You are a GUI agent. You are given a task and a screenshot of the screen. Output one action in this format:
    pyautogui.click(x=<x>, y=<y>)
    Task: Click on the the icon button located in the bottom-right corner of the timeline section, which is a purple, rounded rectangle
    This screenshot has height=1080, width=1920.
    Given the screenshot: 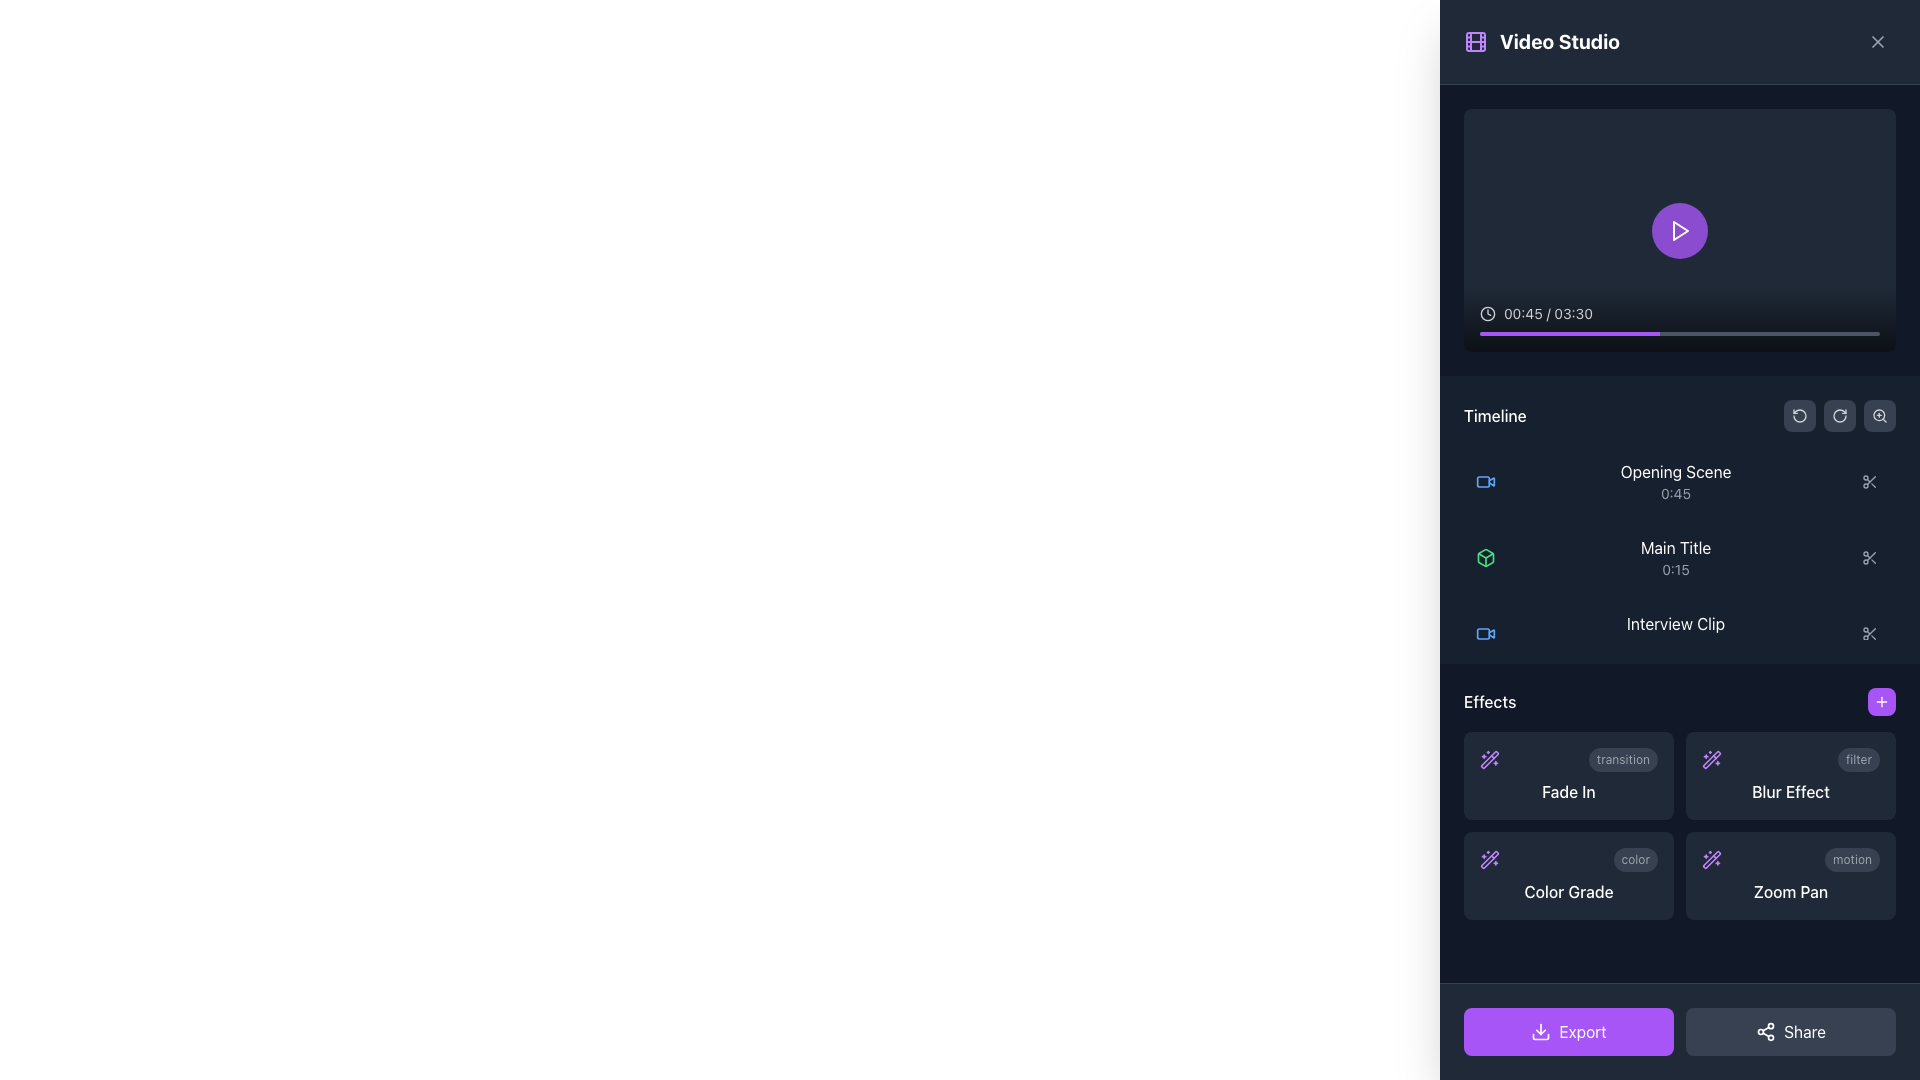 What is the action you would take?
    pyautogui.click(x=1880, y=701)
    